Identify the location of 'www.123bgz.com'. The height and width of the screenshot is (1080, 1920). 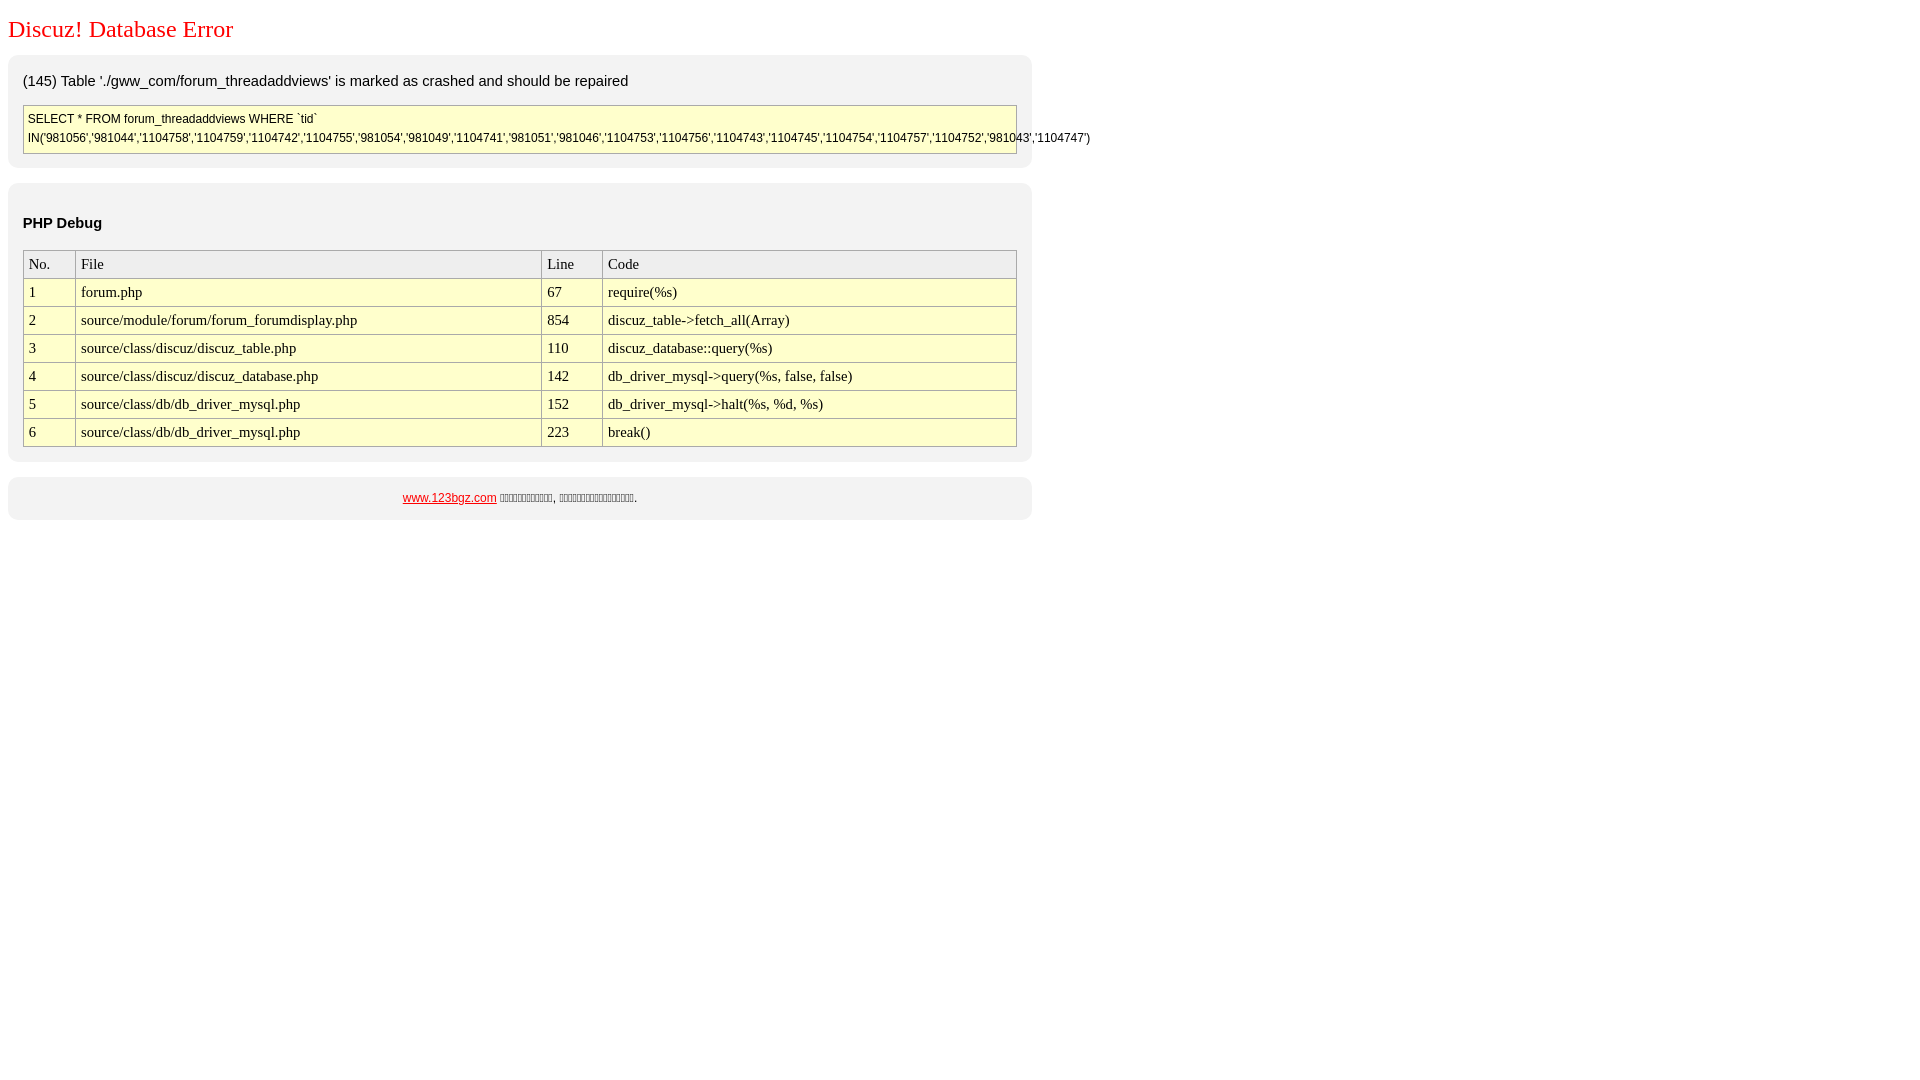
(449, 496).